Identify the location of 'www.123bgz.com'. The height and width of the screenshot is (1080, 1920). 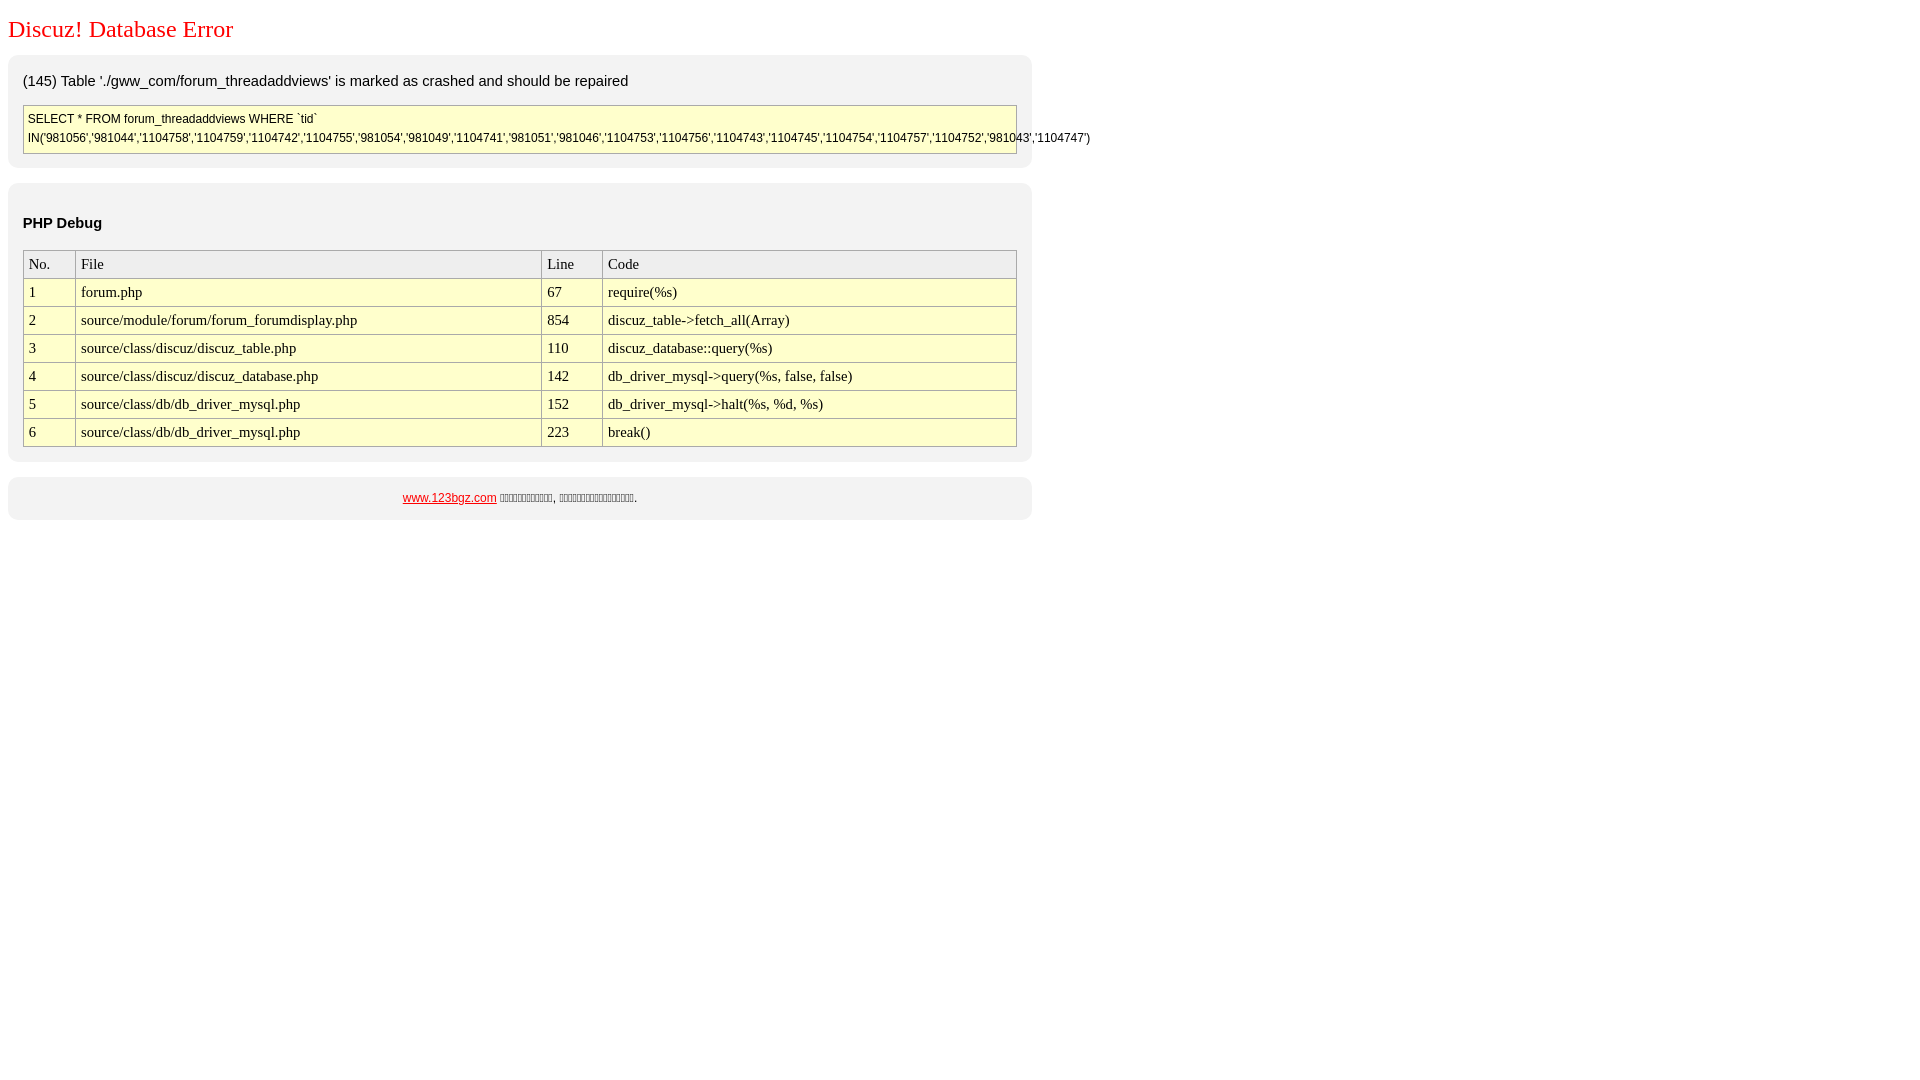
(449, 496).